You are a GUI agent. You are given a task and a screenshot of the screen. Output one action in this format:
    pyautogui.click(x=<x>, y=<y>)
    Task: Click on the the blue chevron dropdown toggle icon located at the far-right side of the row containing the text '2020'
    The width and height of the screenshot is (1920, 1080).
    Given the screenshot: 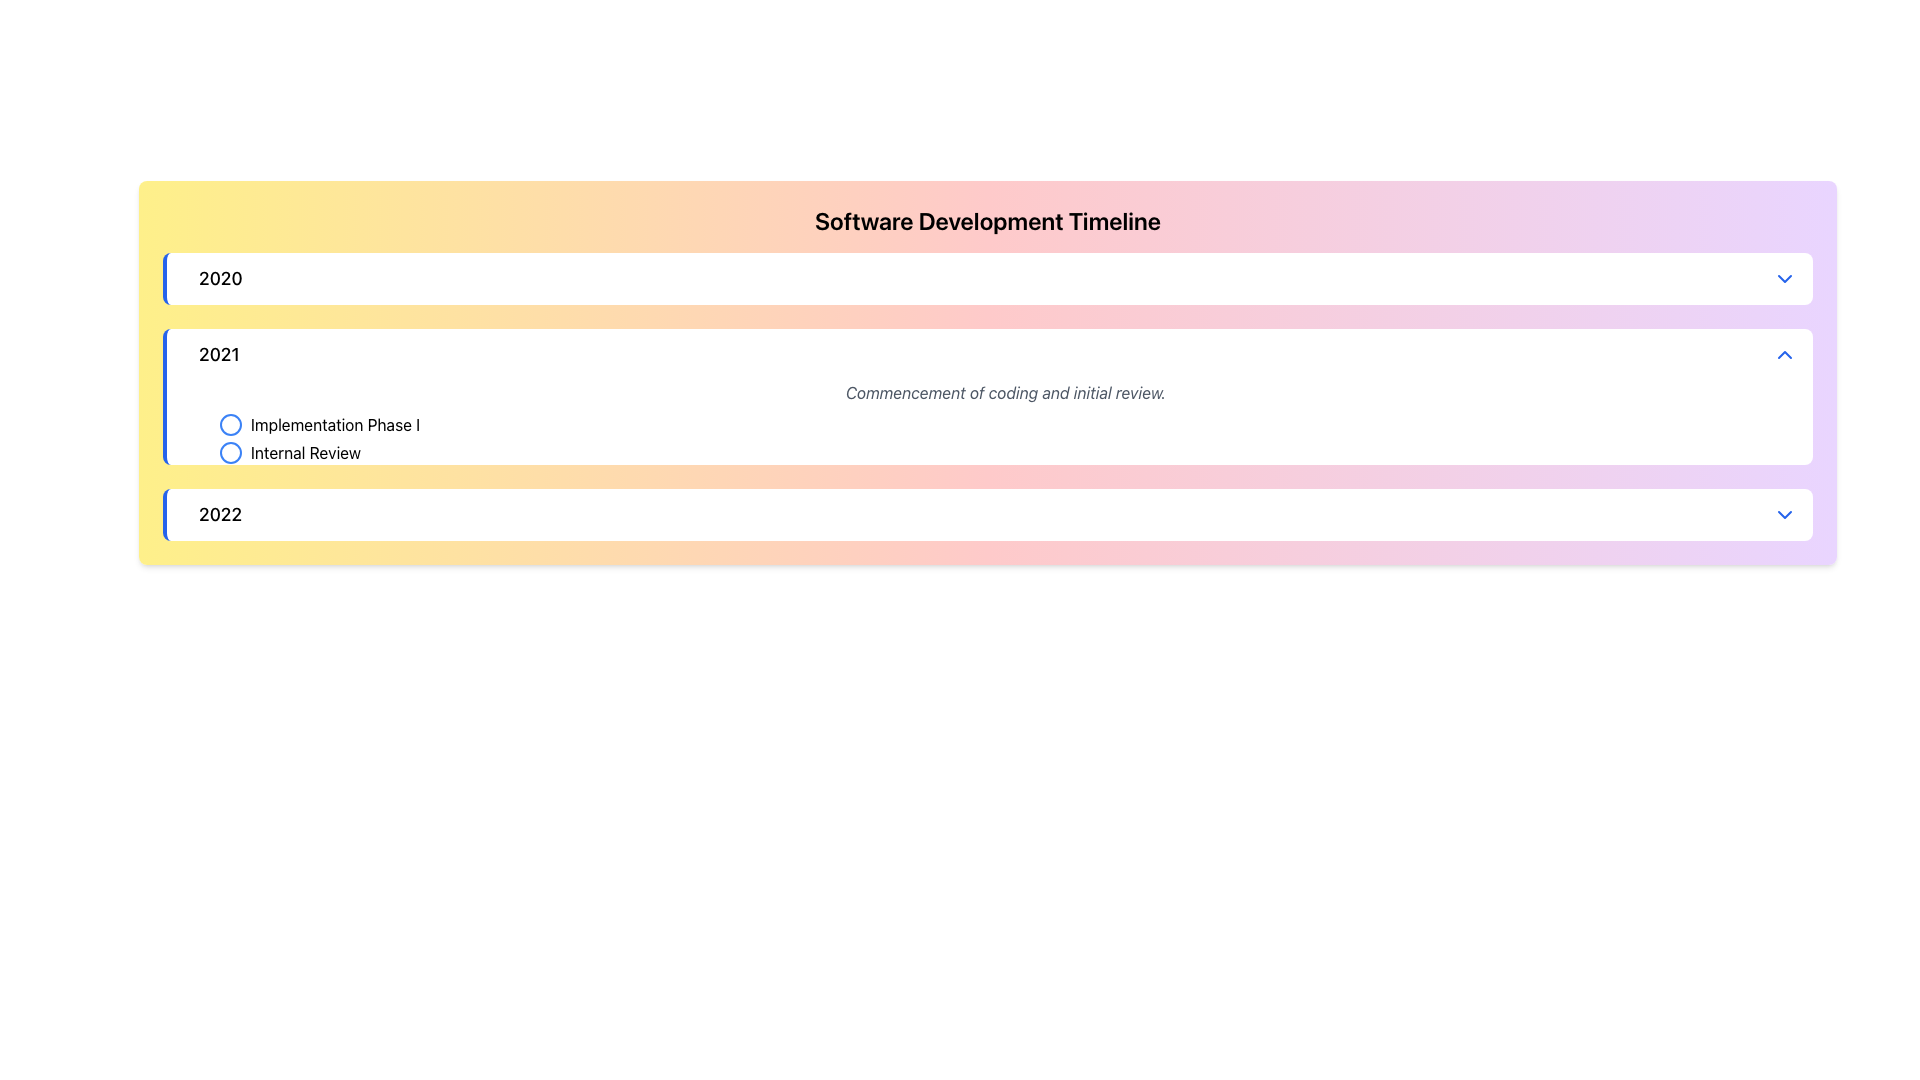 What is the action you would take?
    pyautogui.click(x=1785, y=278)
    